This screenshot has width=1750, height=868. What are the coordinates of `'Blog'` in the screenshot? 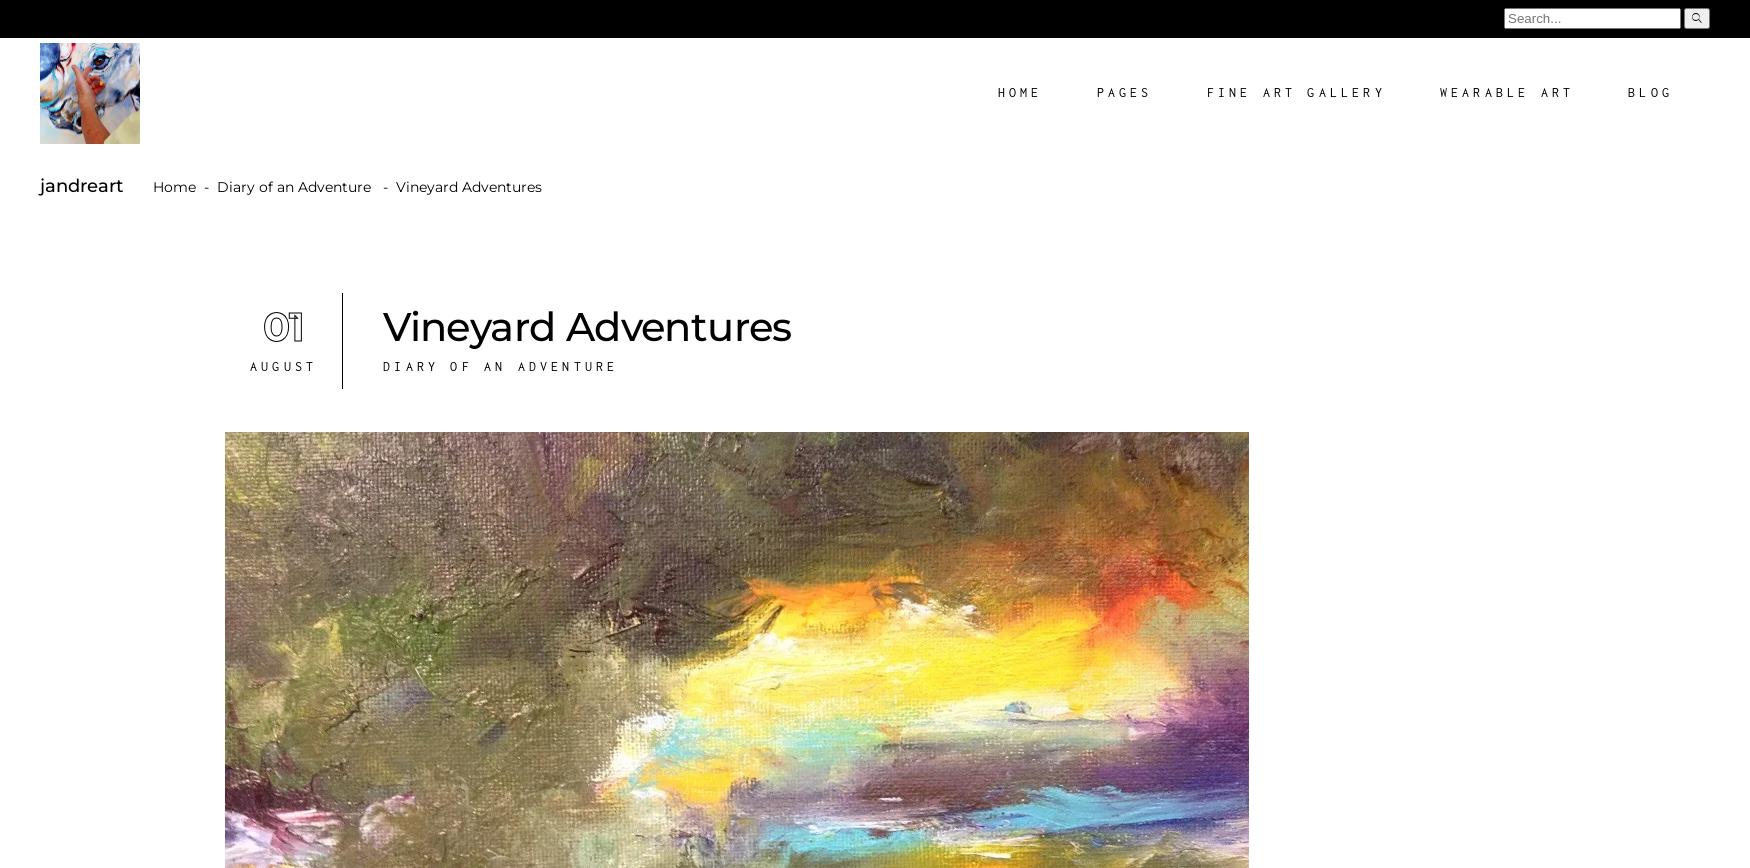 It's located at (1649, 92).